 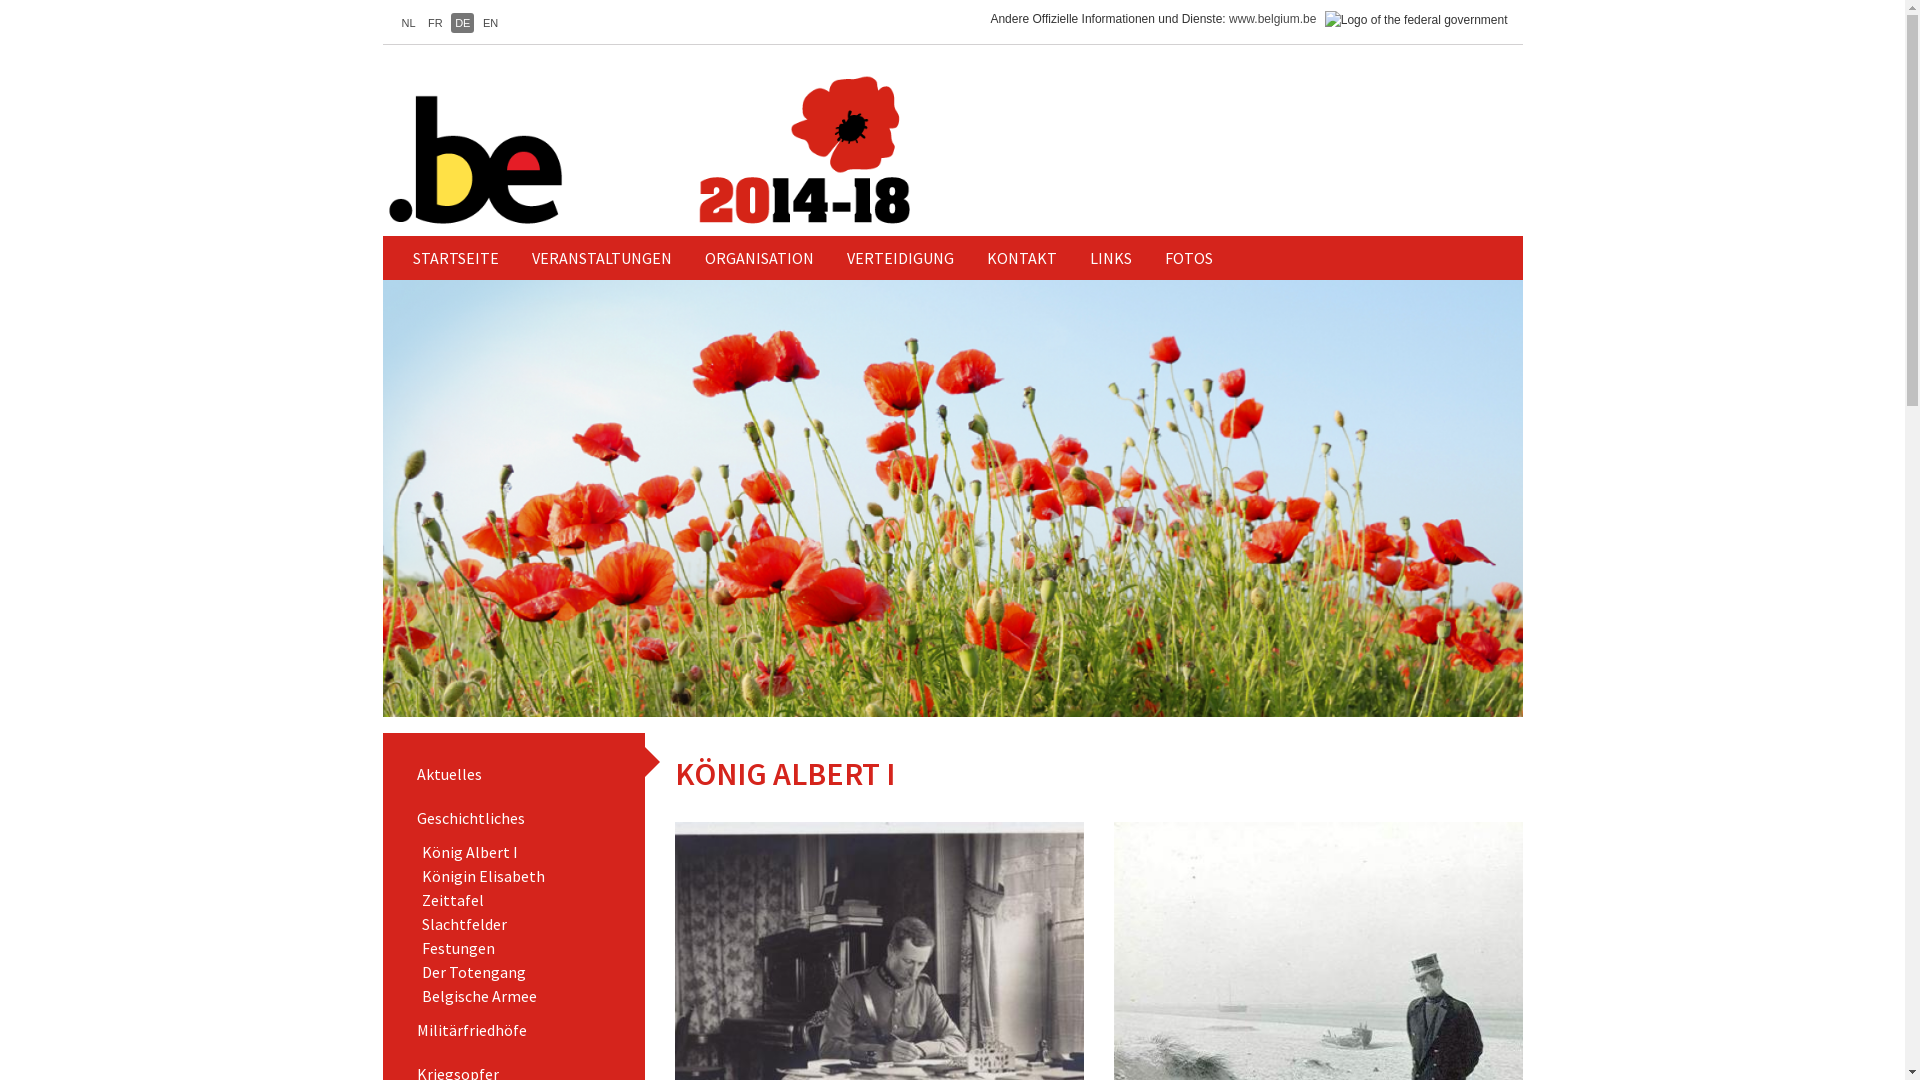 What do you see at coordinates (899, 257) in the screenshot?
I see `'VERTEIDIGUNG'` at bounding box center [899, 257].